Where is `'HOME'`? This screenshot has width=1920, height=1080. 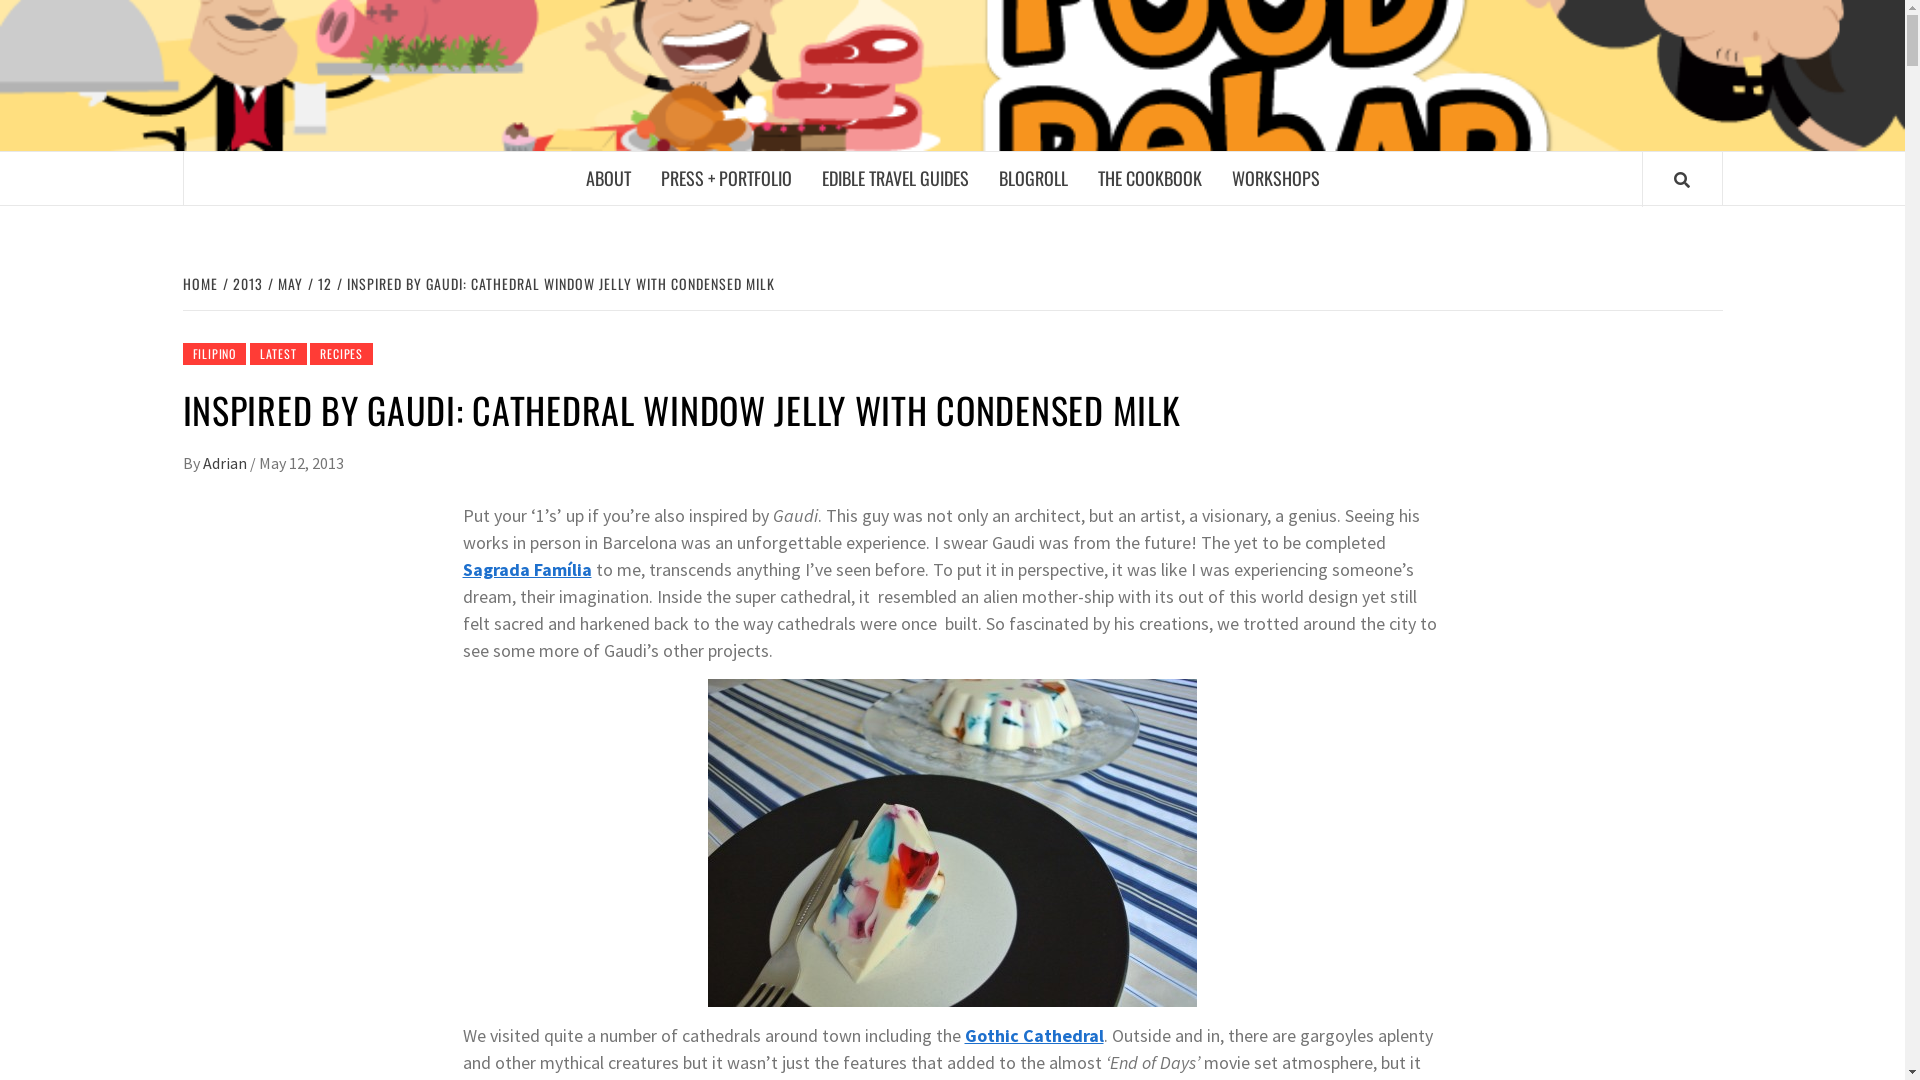 'HOME' is located at coordinates (182, 283).